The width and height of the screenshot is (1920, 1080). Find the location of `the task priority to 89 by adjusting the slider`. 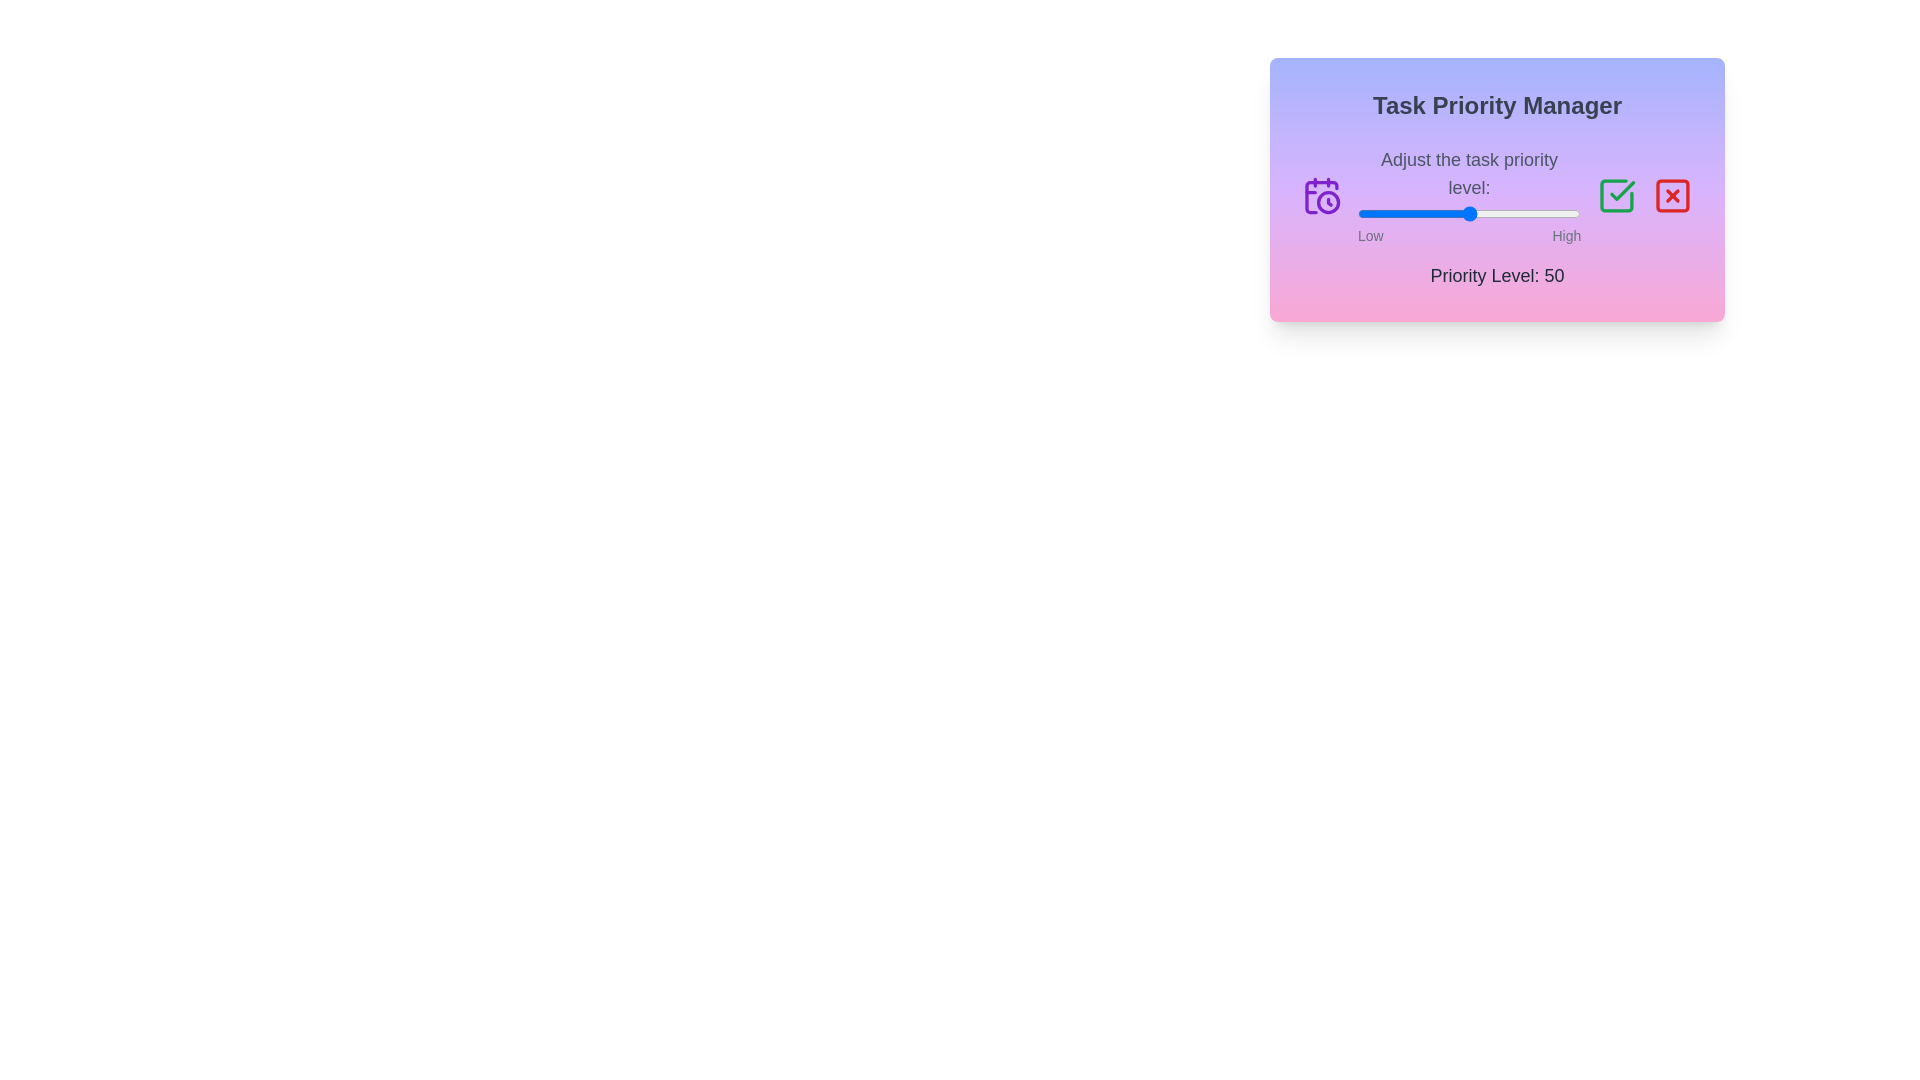

the task priority to 89 by adjusting the slider is located at coordinates (1555, 213).